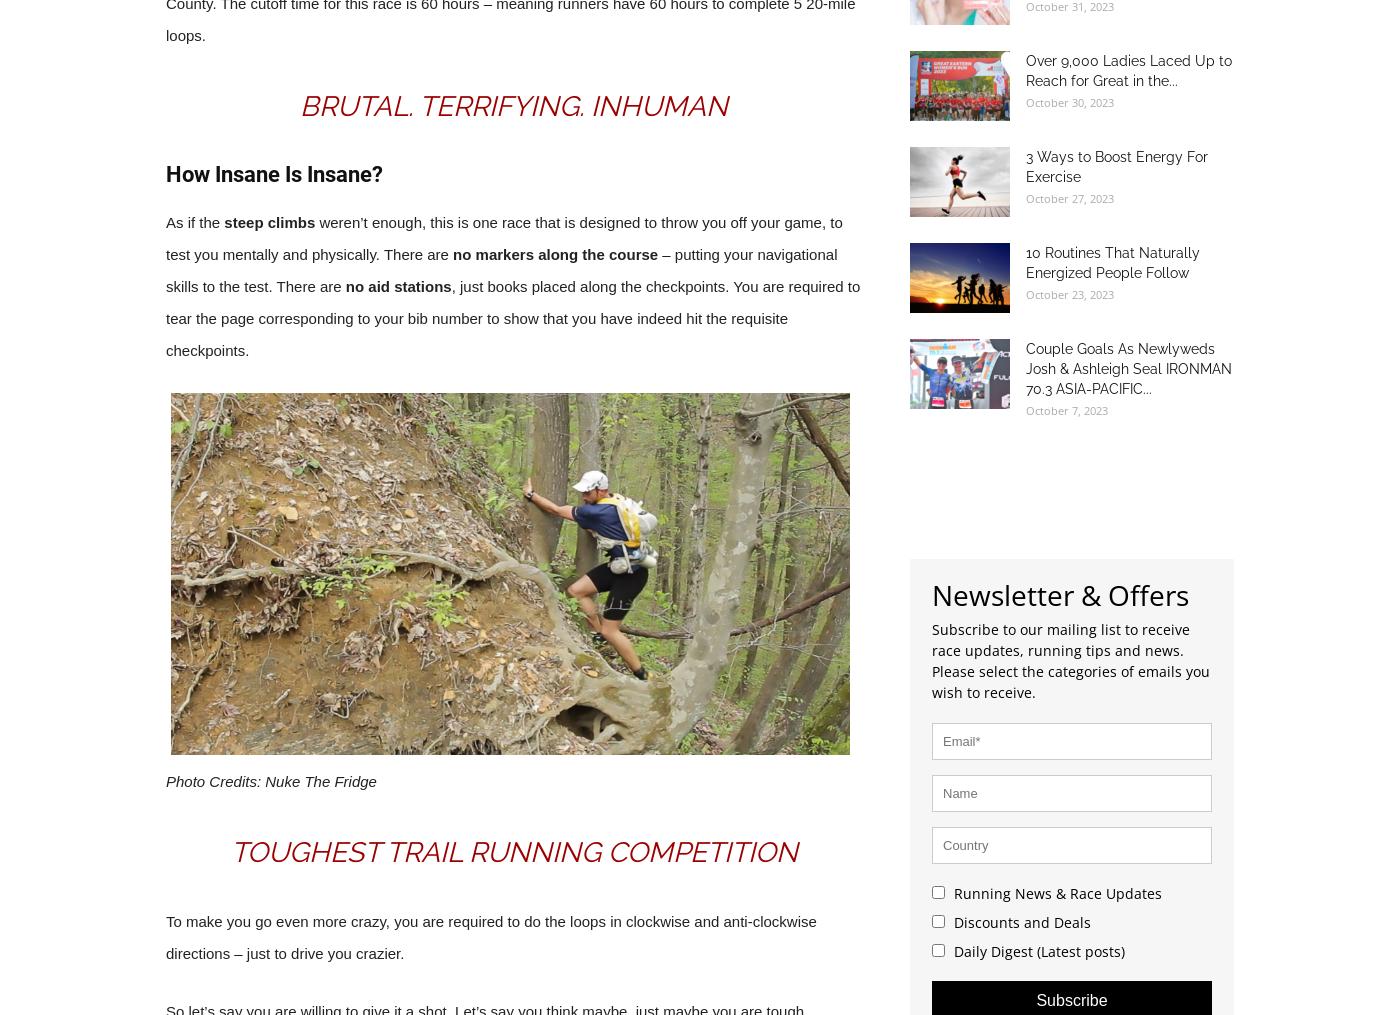 The image size is (1400, 1015). Describe the element at coordinates (271, 780) in the screenshot. I see `'Photo Credits: Nuke The Fridge'` at that location.